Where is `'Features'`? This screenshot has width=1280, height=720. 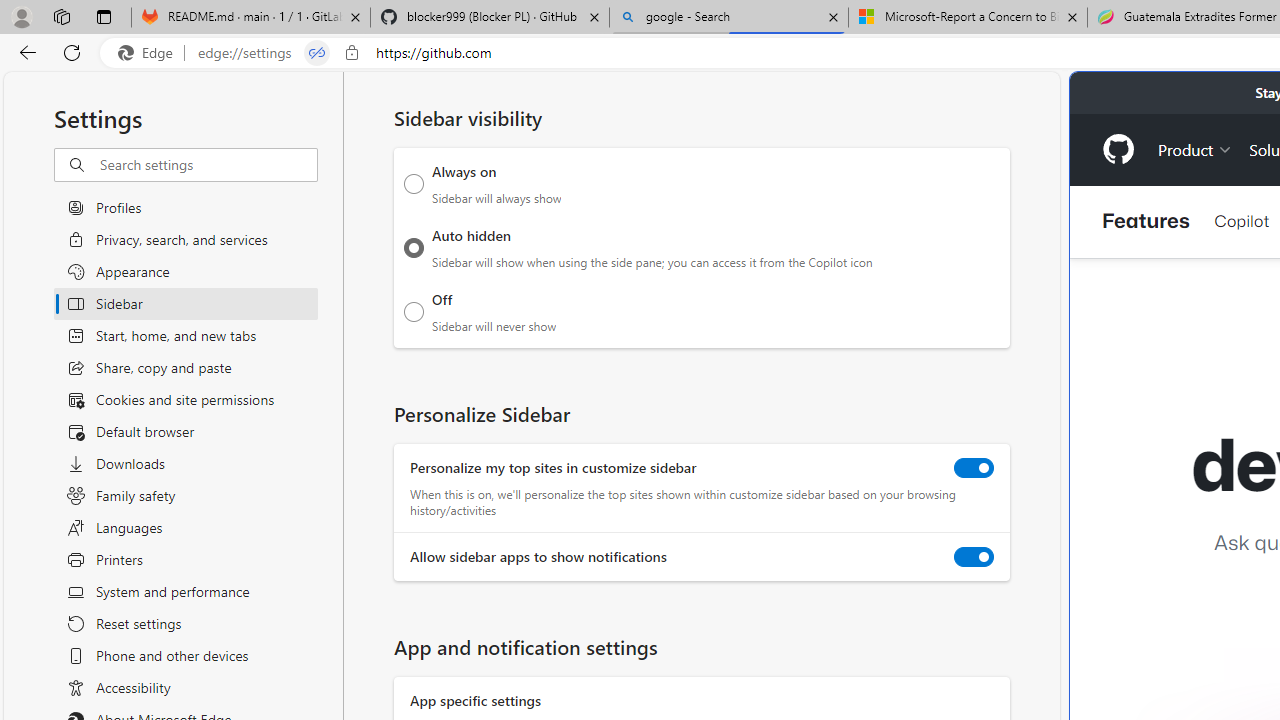
'Features' is located at coordinates (1146, 221).